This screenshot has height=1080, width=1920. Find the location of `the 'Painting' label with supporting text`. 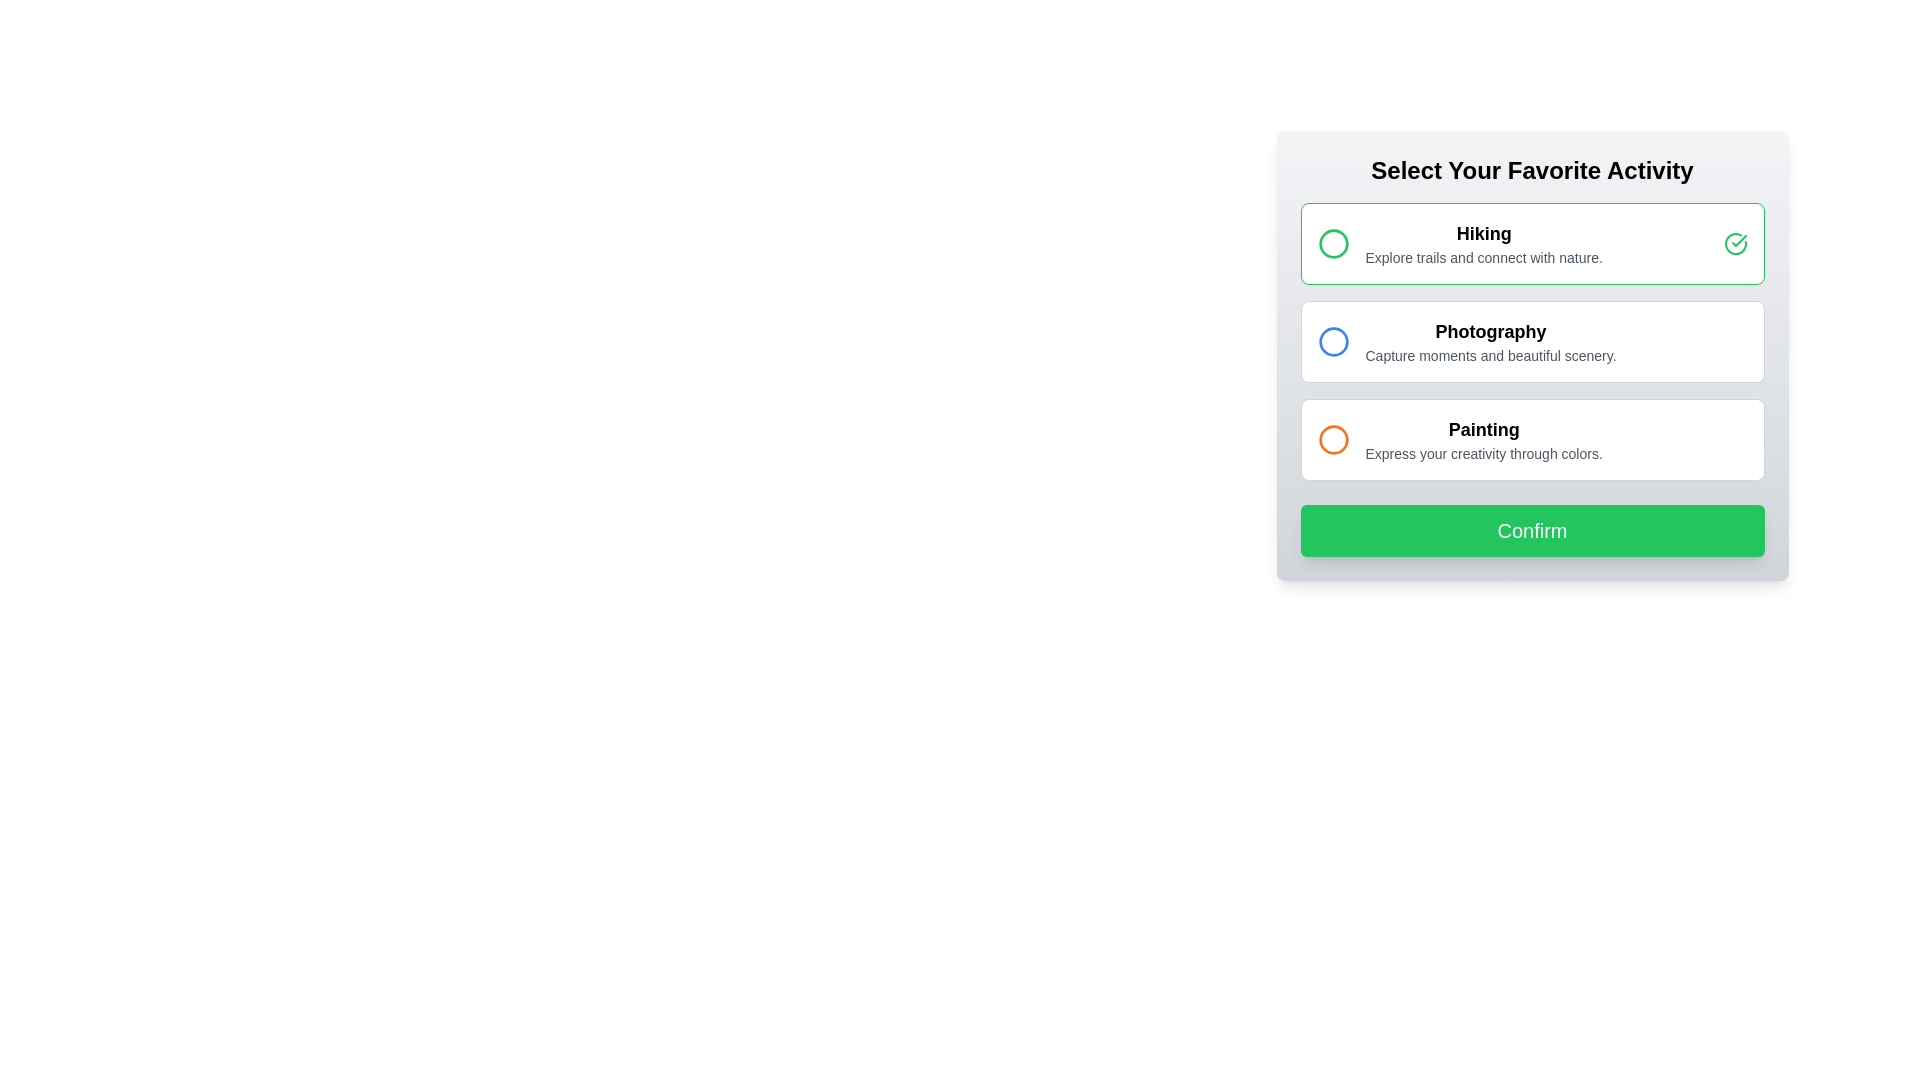

the 'Painting' label with supporting text is located at coordinates (1484, 438).